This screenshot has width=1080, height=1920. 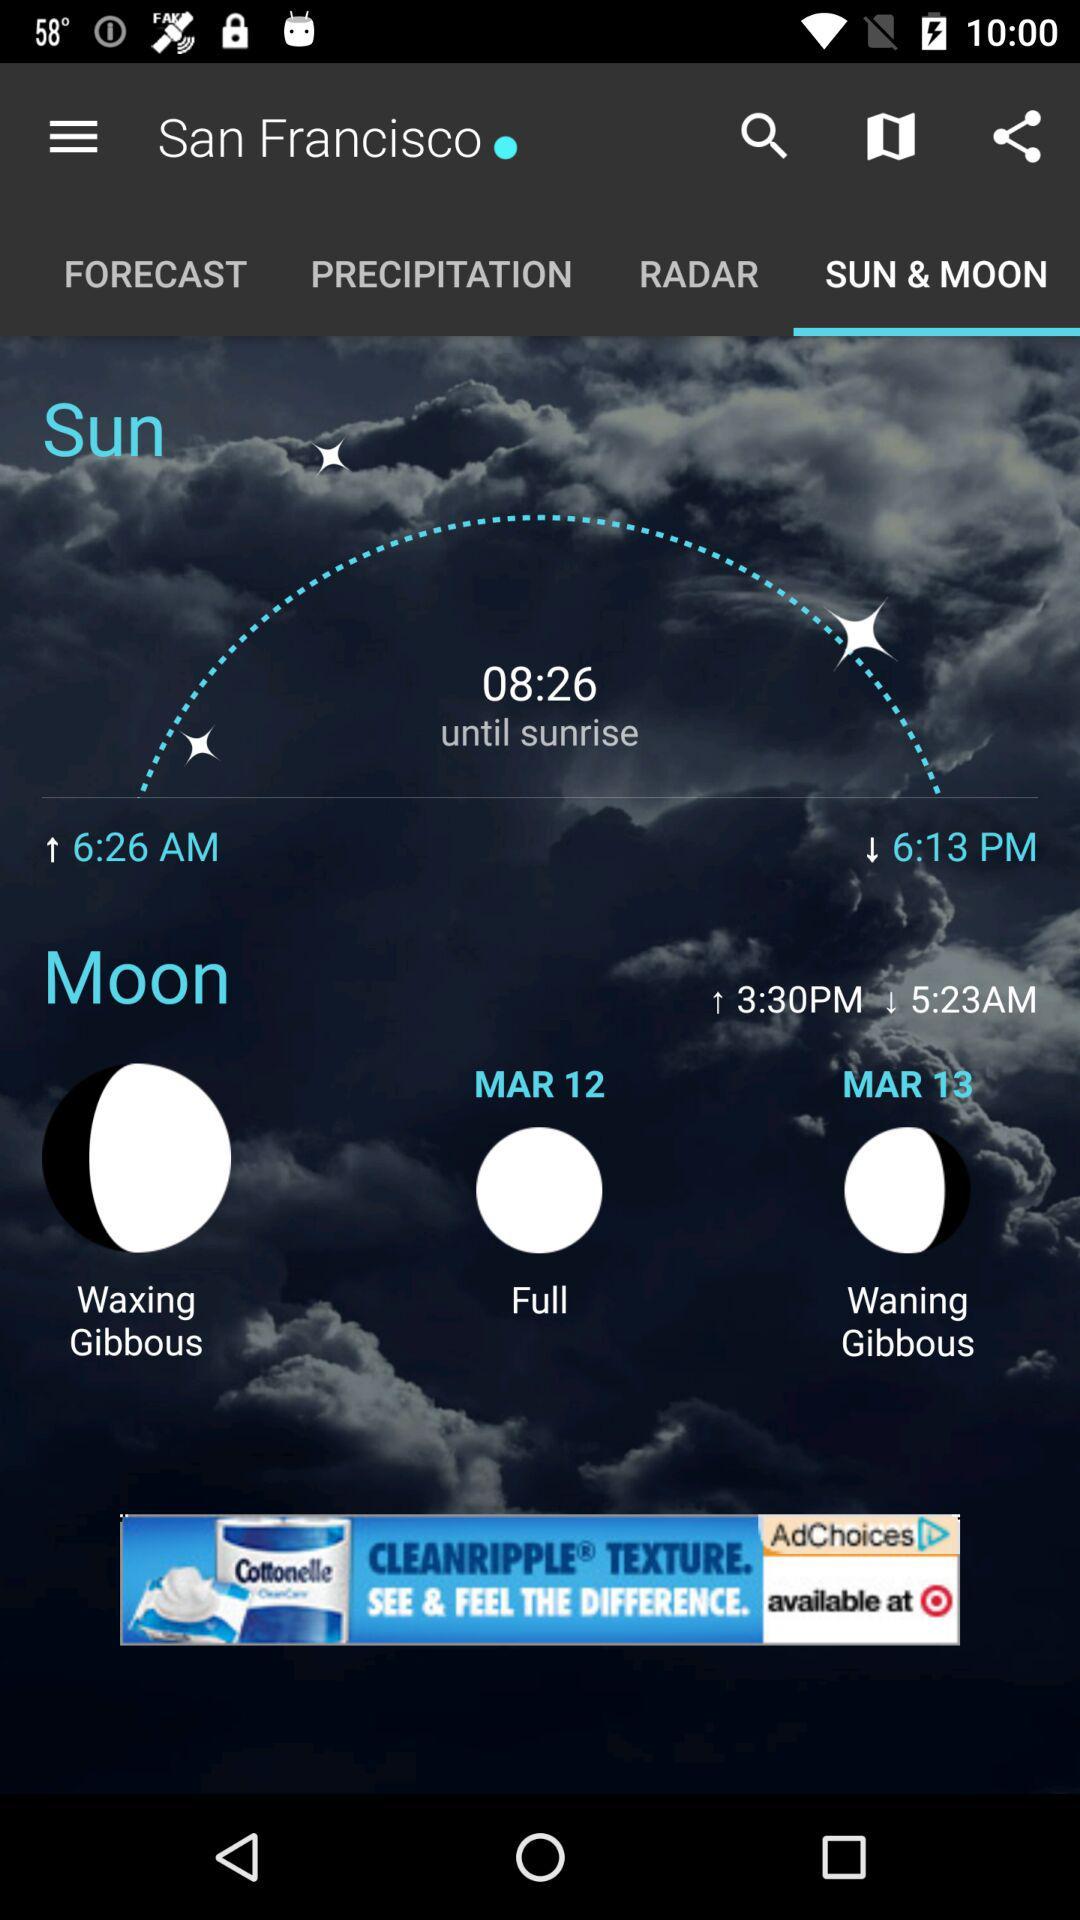 I want to click on the icon to the left of san francisco* app, so click(x=72, y=135).